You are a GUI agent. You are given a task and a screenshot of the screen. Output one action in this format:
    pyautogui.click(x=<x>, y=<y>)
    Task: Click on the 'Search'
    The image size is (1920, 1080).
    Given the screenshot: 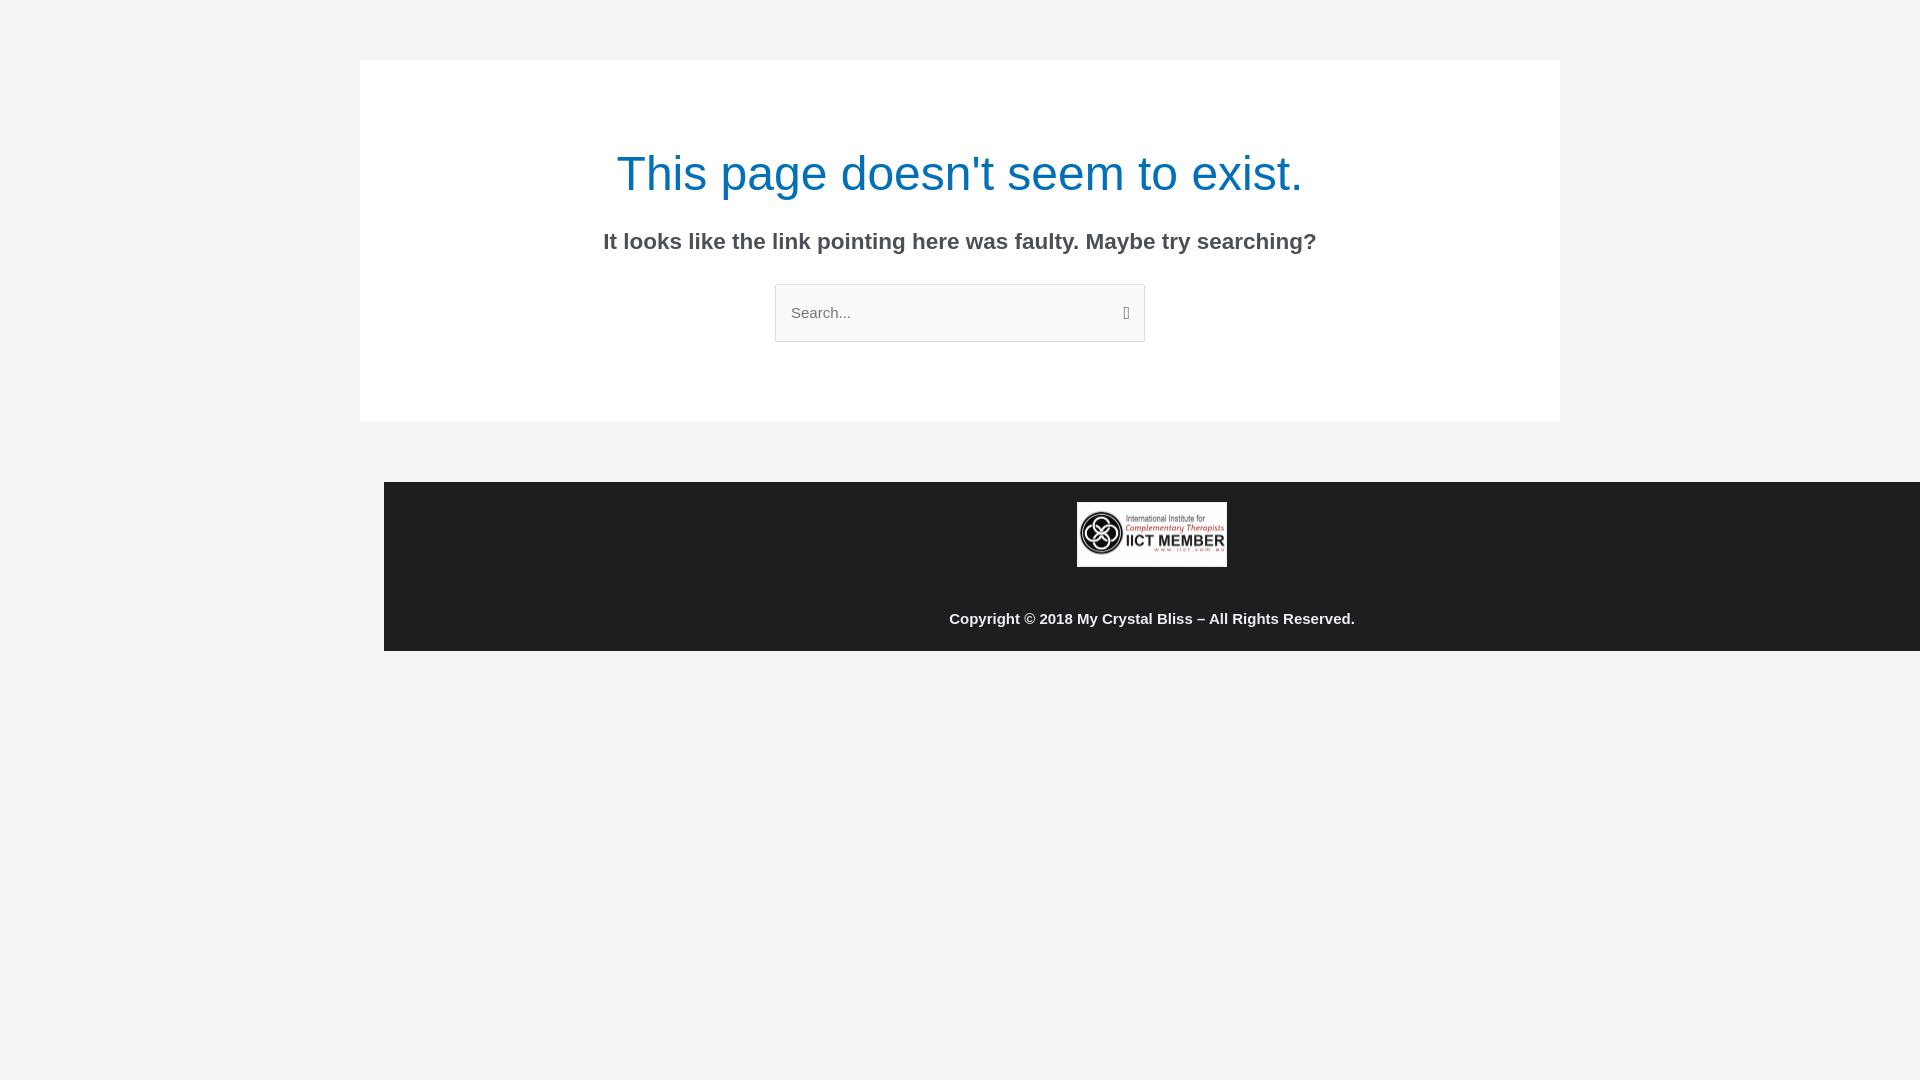 What is the action you would take?
    pyautogui.click(x=1122, y=311)
    